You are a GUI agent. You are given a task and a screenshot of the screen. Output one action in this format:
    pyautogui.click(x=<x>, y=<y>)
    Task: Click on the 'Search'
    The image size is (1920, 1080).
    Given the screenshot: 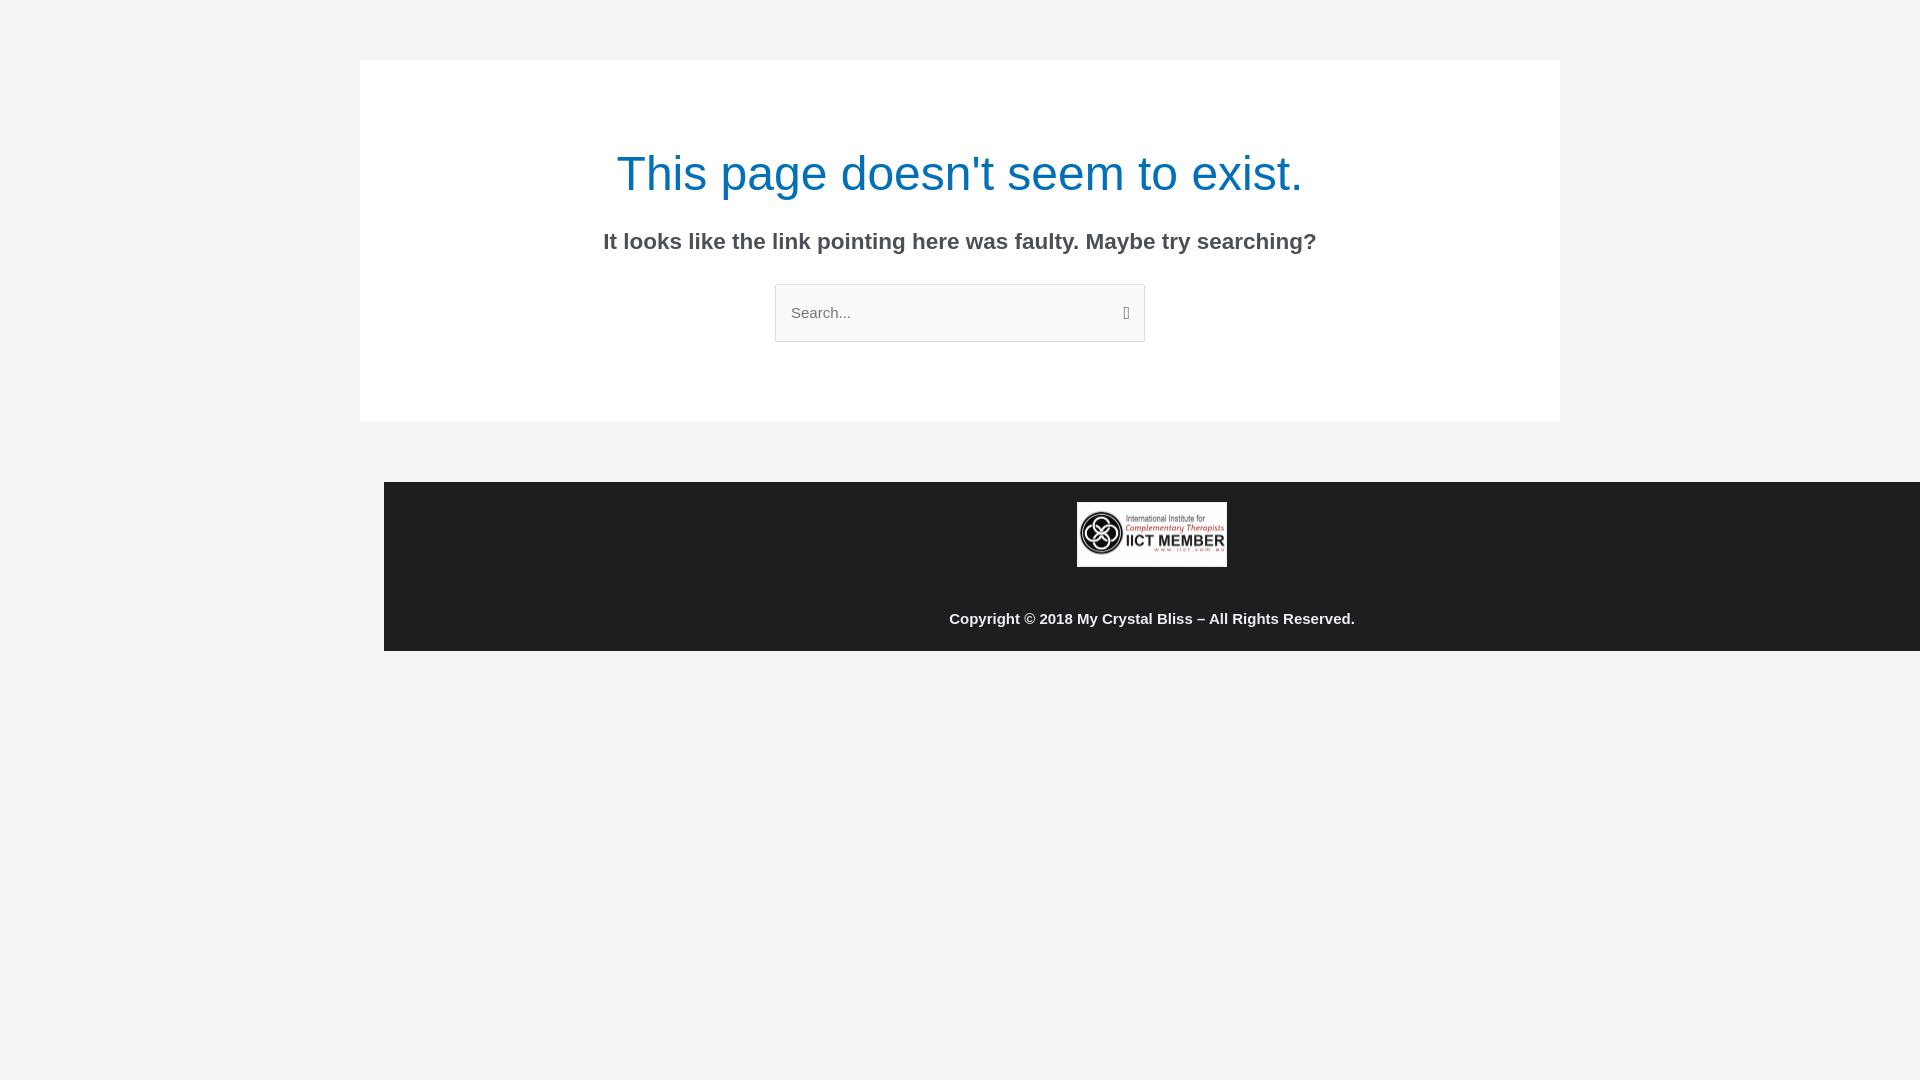 What is the action you would take?
    pyautogui.click(x=1122, y=311)
    